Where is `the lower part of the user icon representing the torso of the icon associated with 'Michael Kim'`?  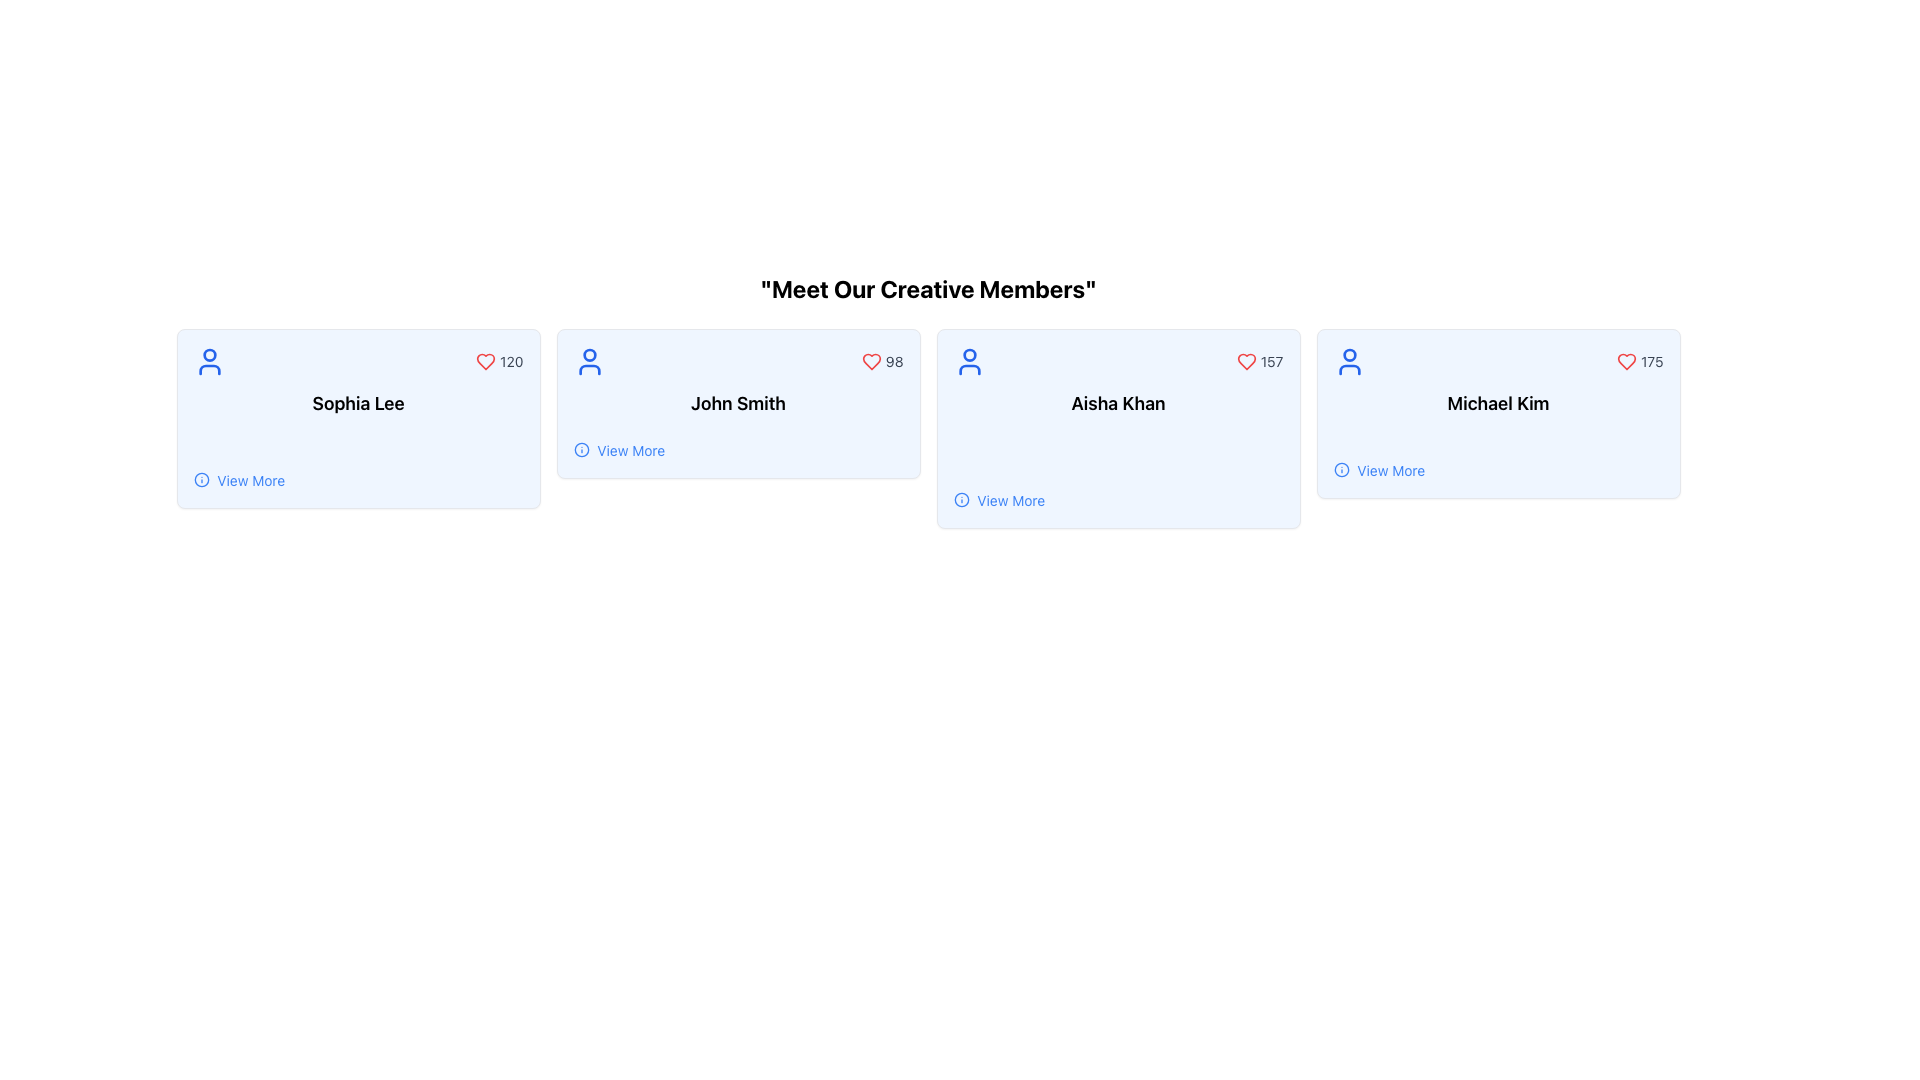
the lower part of the user icon representing the torso of the icon associated with 'Michael Kim' is located at coordinates (1349, 370).